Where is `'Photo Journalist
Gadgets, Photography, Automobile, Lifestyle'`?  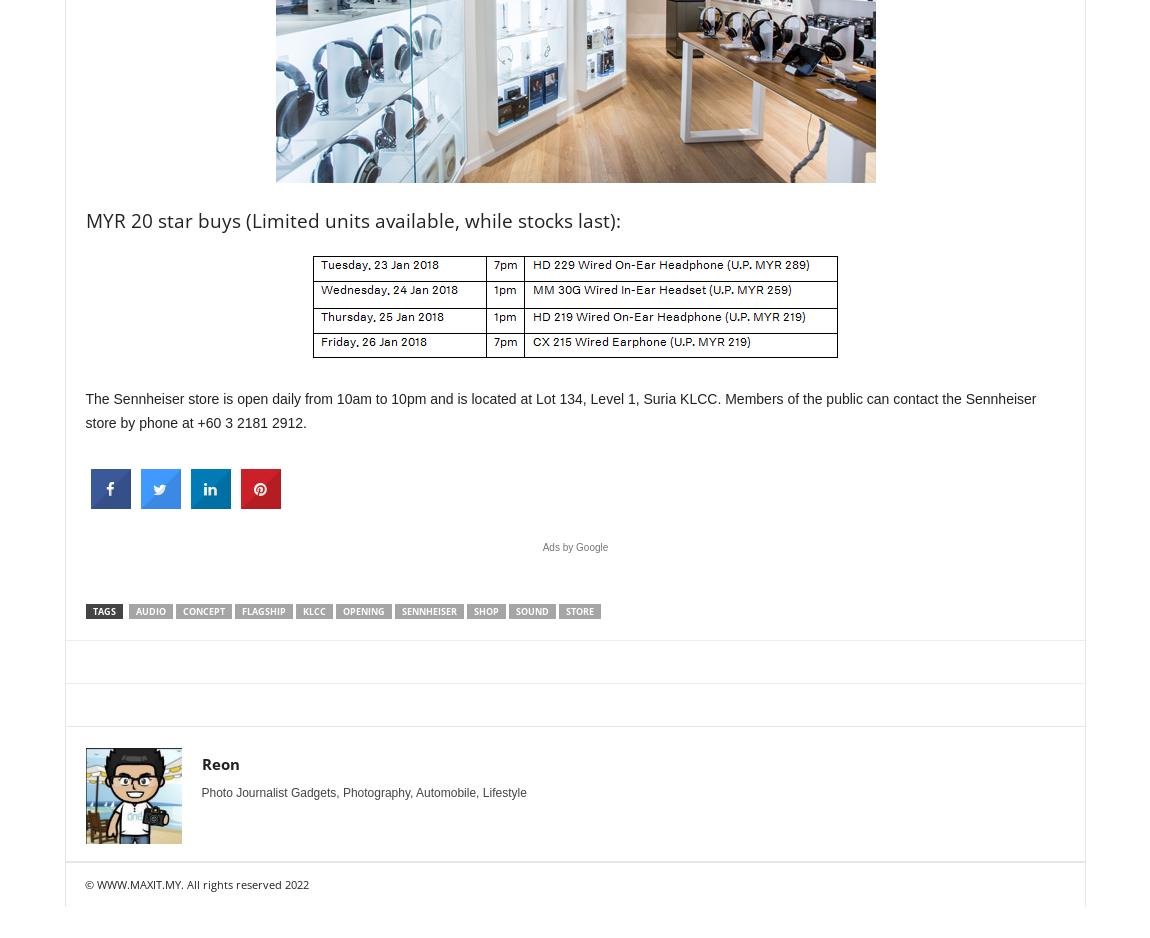 'Photo Journalist
Gadgets, Photography, Automobile, Lifestyle' is located at coordinates (363, 791).